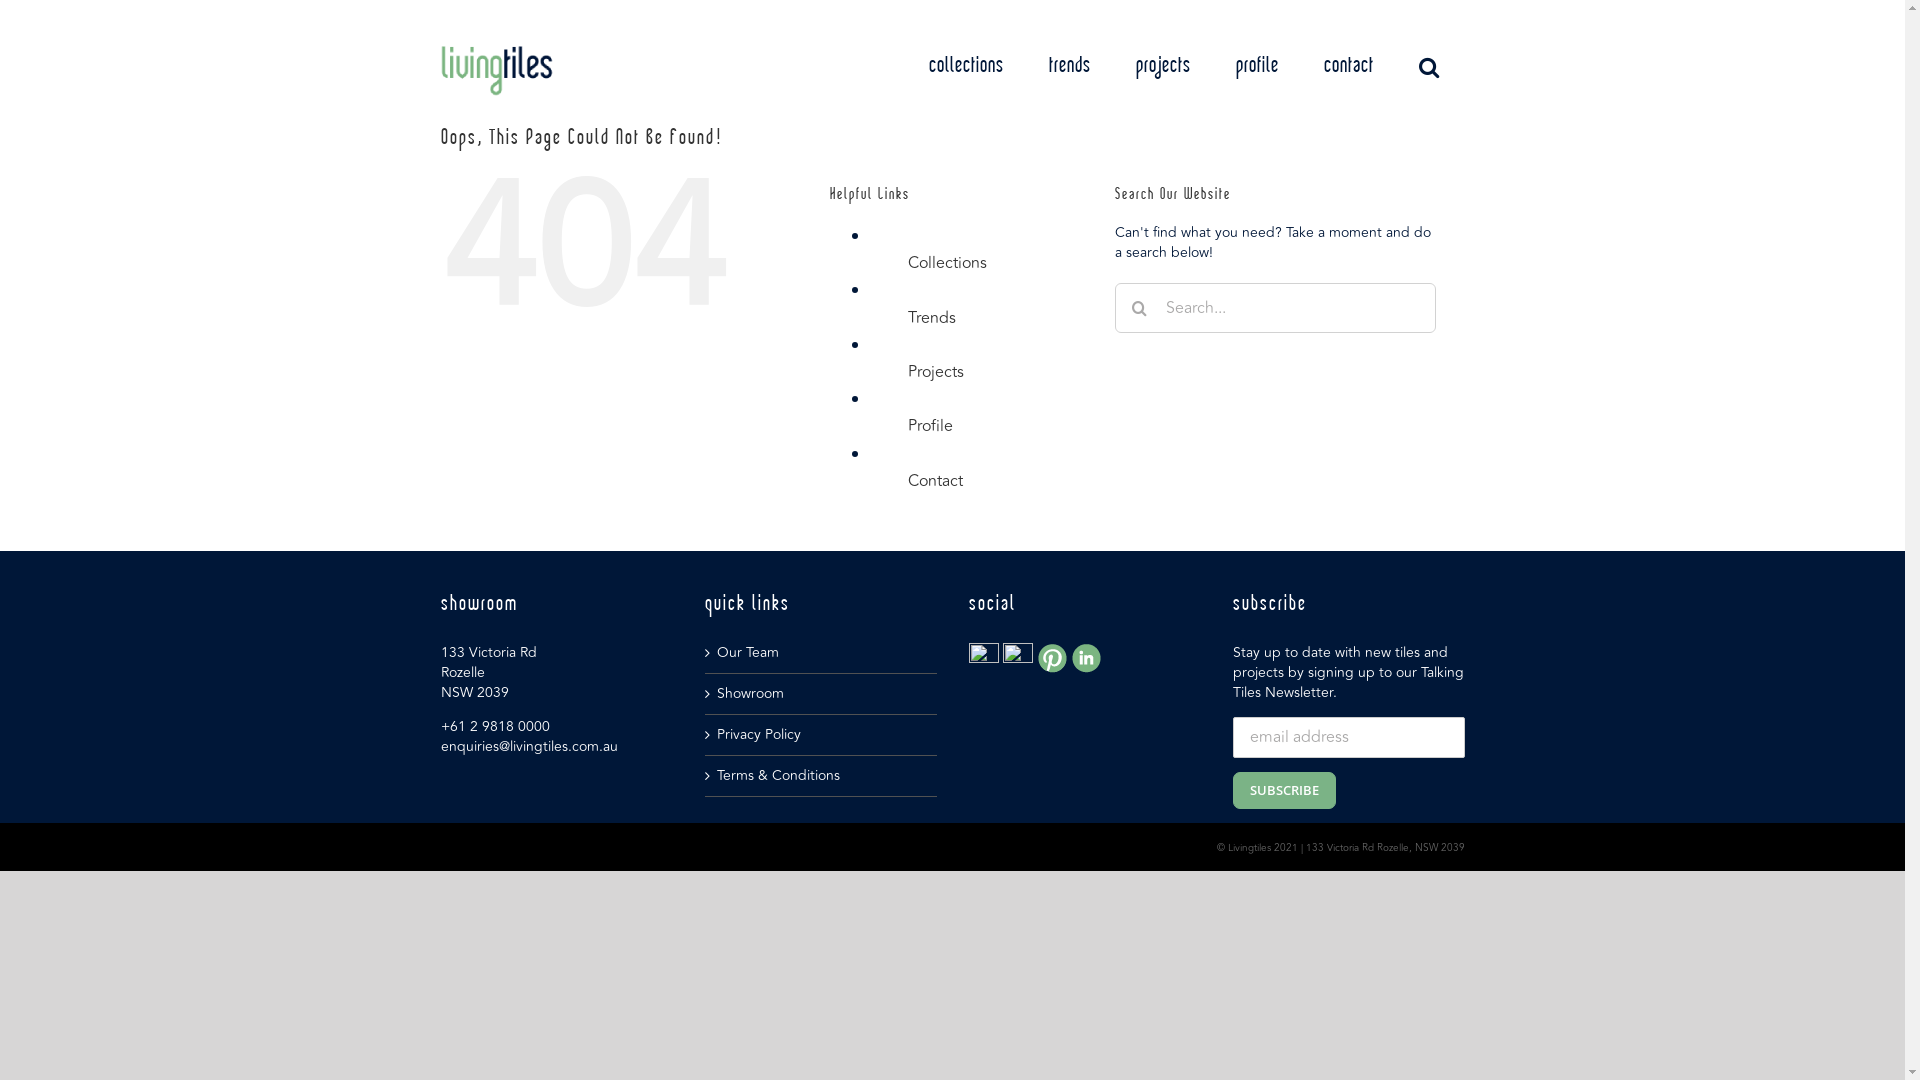  Describe the element at coordinates (965, 65) in the screenshot. I see `'collections'` at that location.